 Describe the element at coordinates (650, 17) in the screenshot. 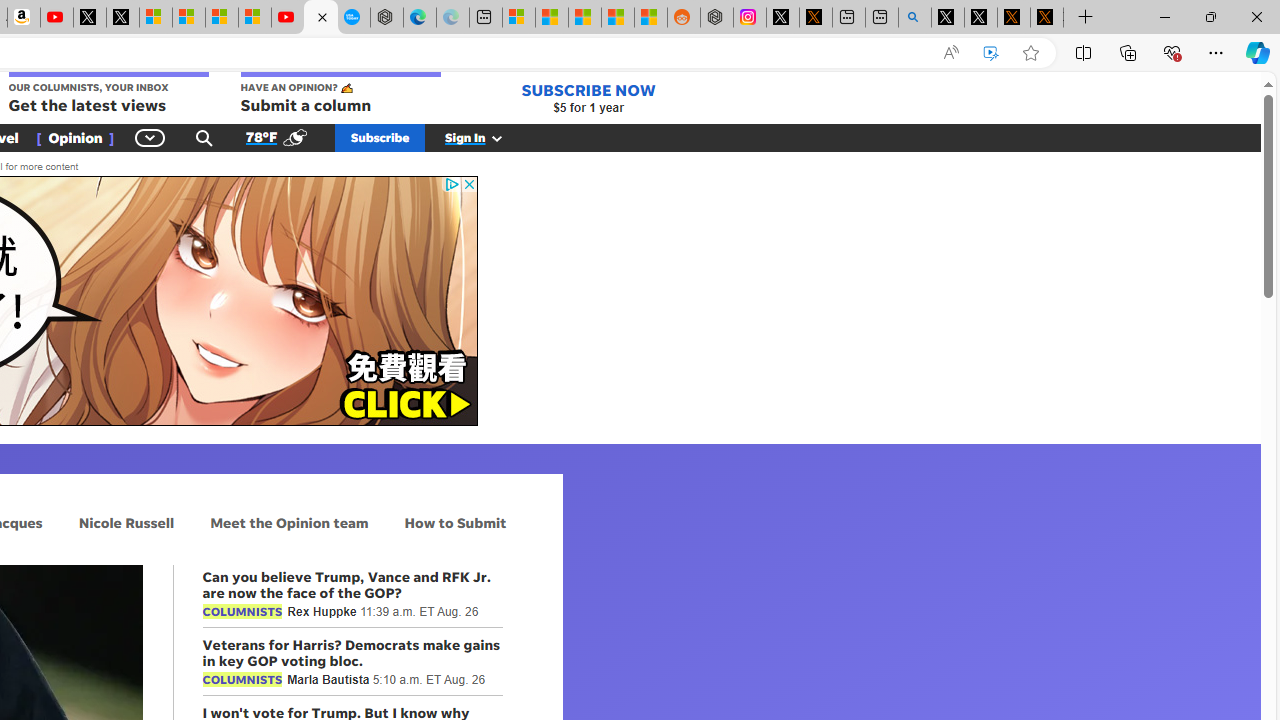

I see `'Shanghai, China Weather trends | Microsoft Weather'` at that location.